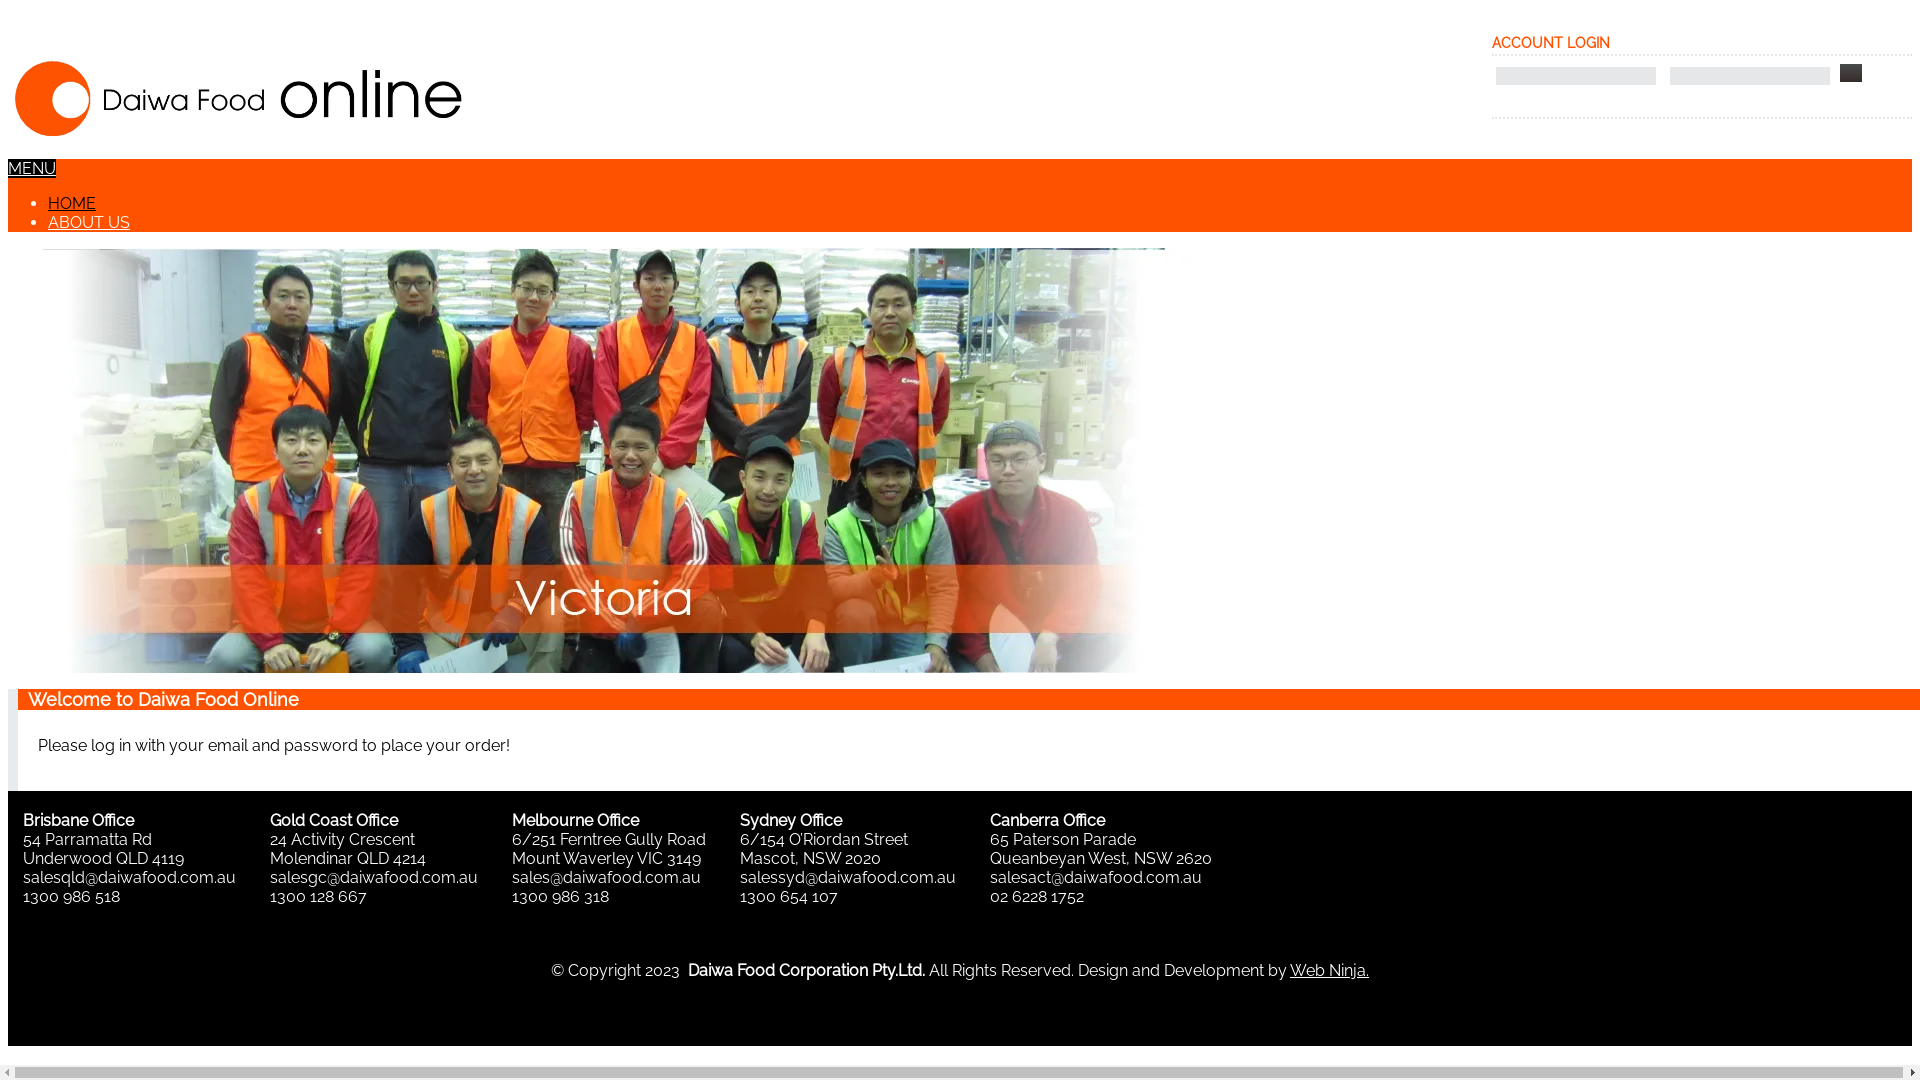  What do you see at coordinates (1329, 969) in the screenshot?
I see `'Web Ninja.'` at bounding box center [1329, 969].